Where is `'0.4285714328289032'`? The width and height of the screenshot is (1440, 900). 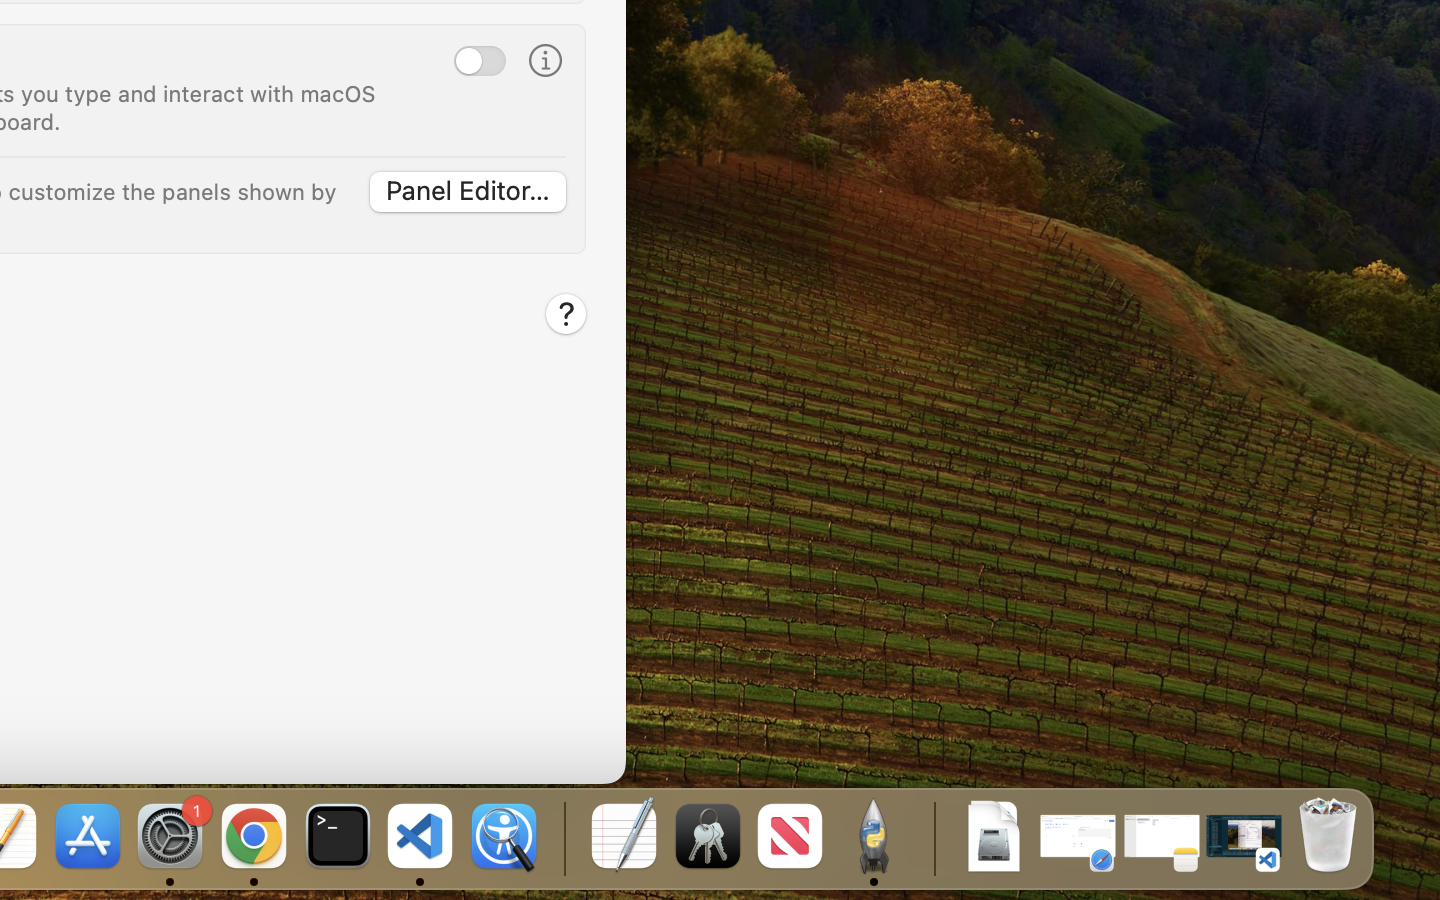 '0.4285714328289032' is located at coordinates (562, 837).